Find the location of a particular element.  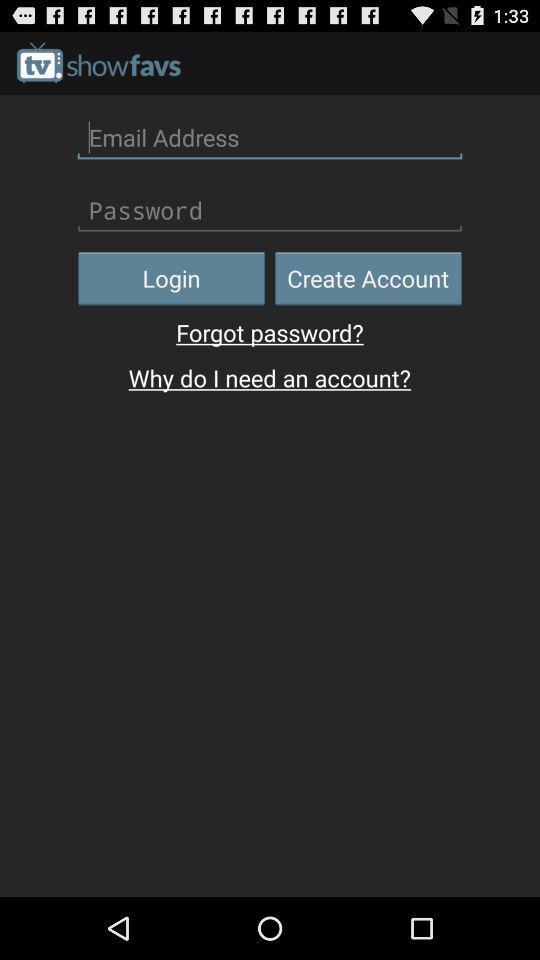

your email address is located at coordinates (270, 136).